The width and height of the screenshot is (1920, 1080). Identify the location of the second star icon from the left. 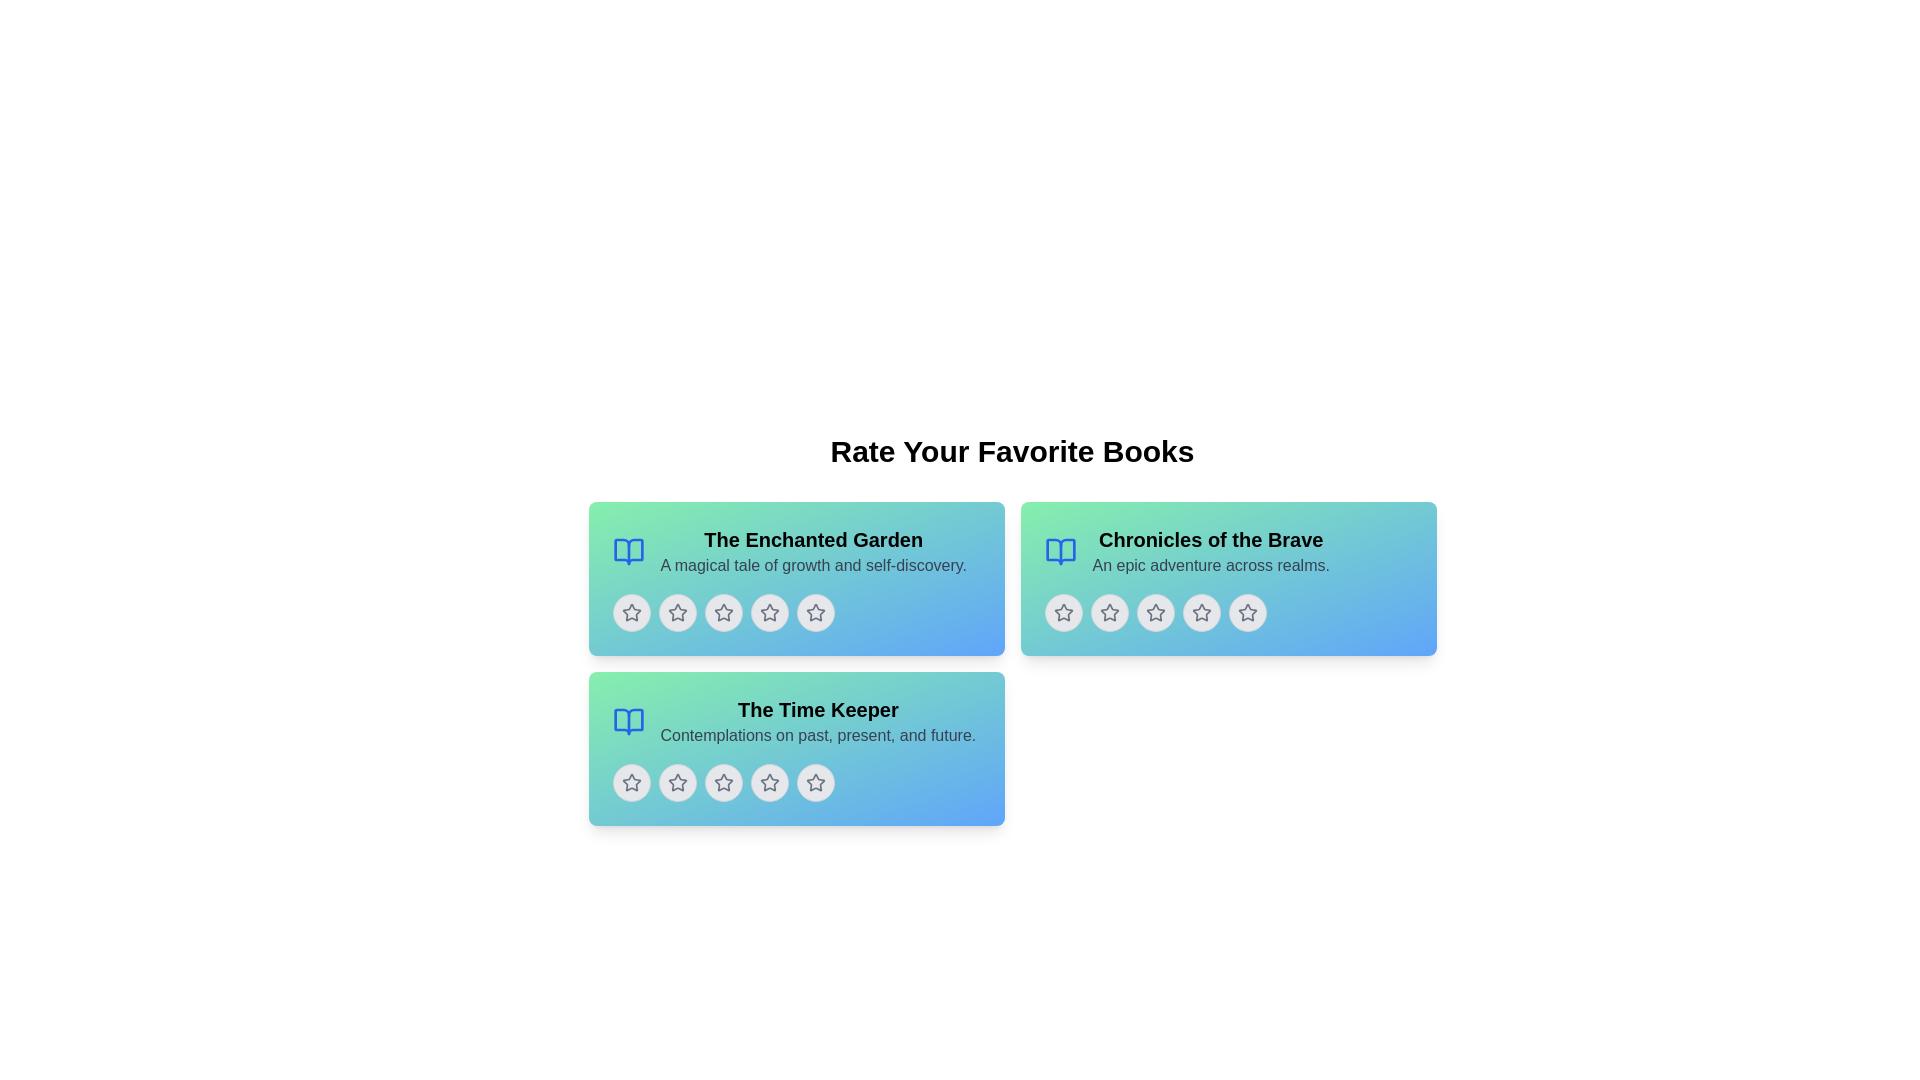
(1108, 611).